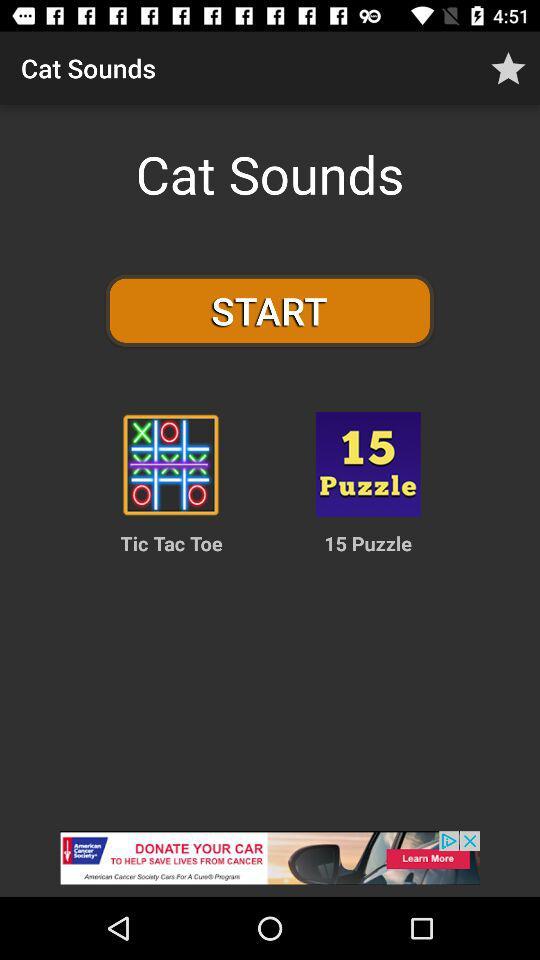 This screenshot has width=540, height=960. What do you see at coordinates (171, 464) in the screenshot?
I see `coles` at bounding box center [171, 464].